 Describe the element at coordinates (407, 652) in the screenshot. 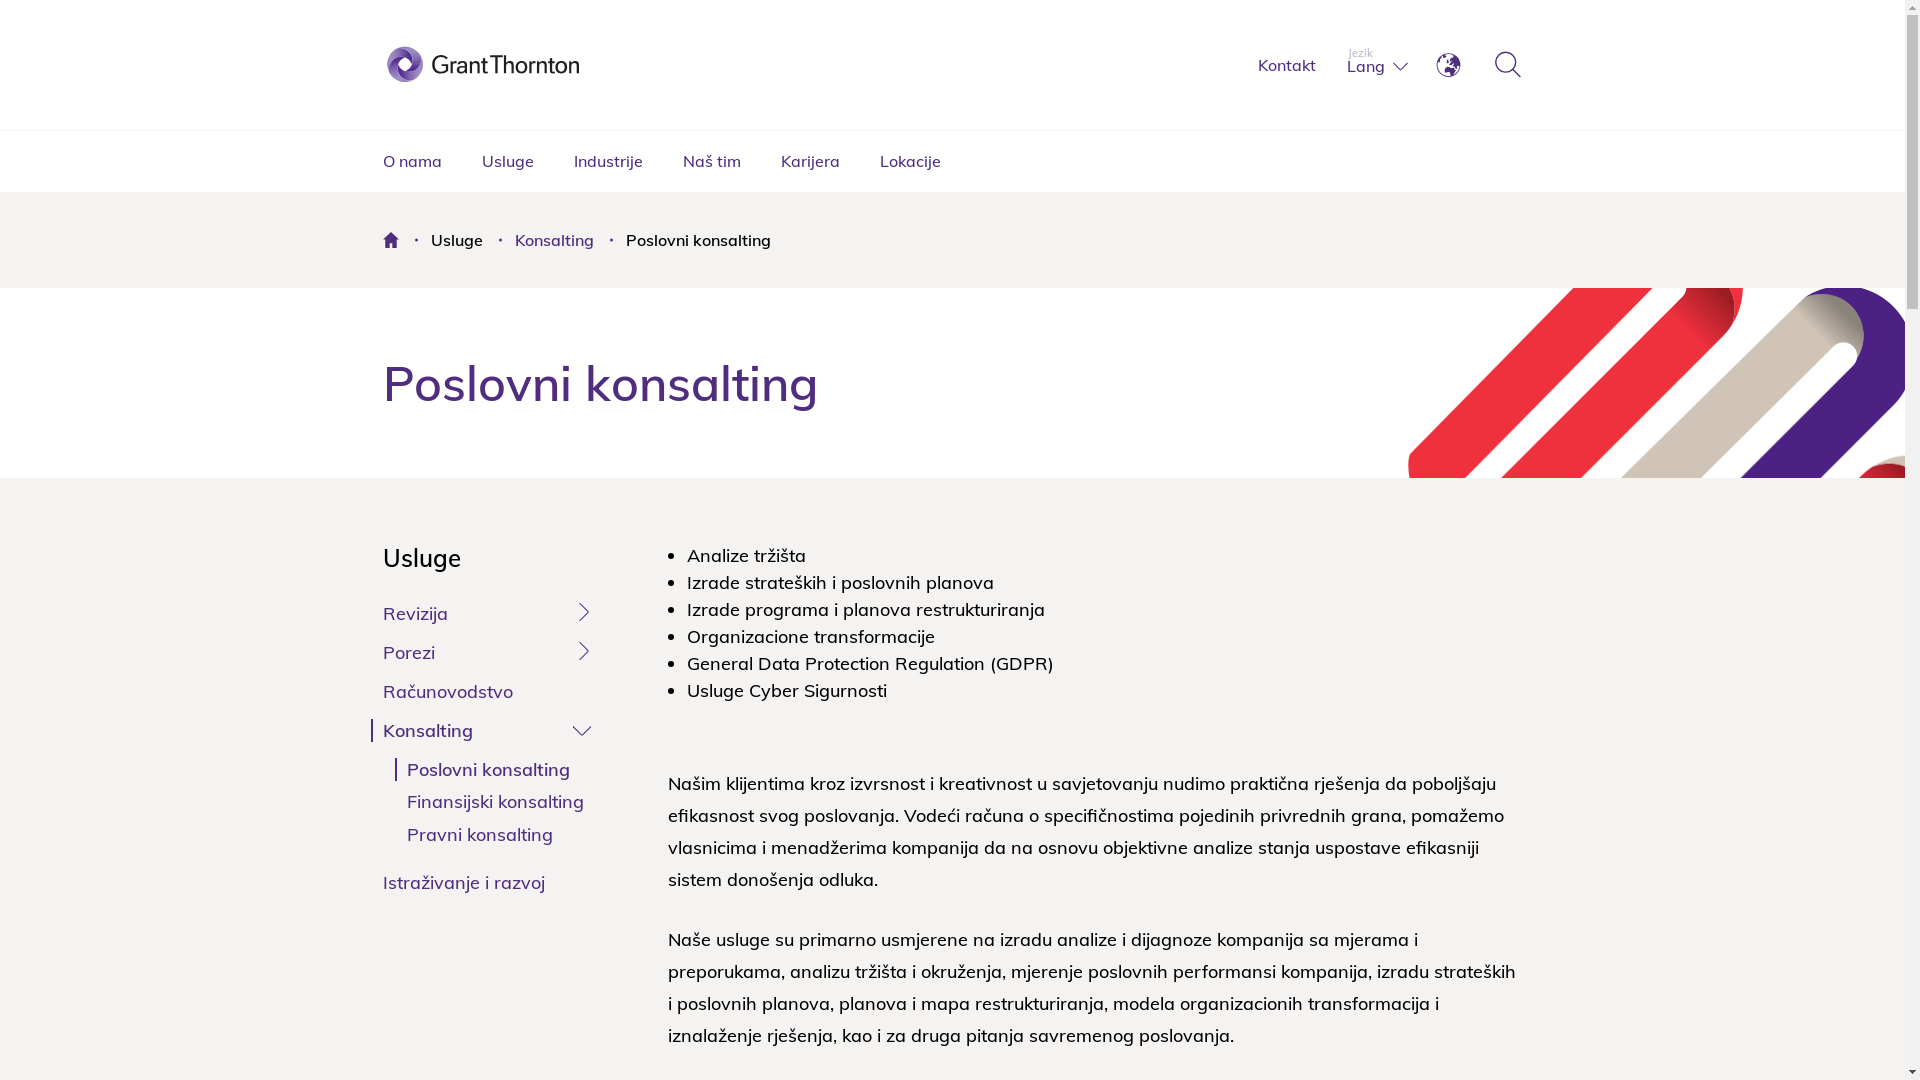

I see `'Porezi'` at that location.